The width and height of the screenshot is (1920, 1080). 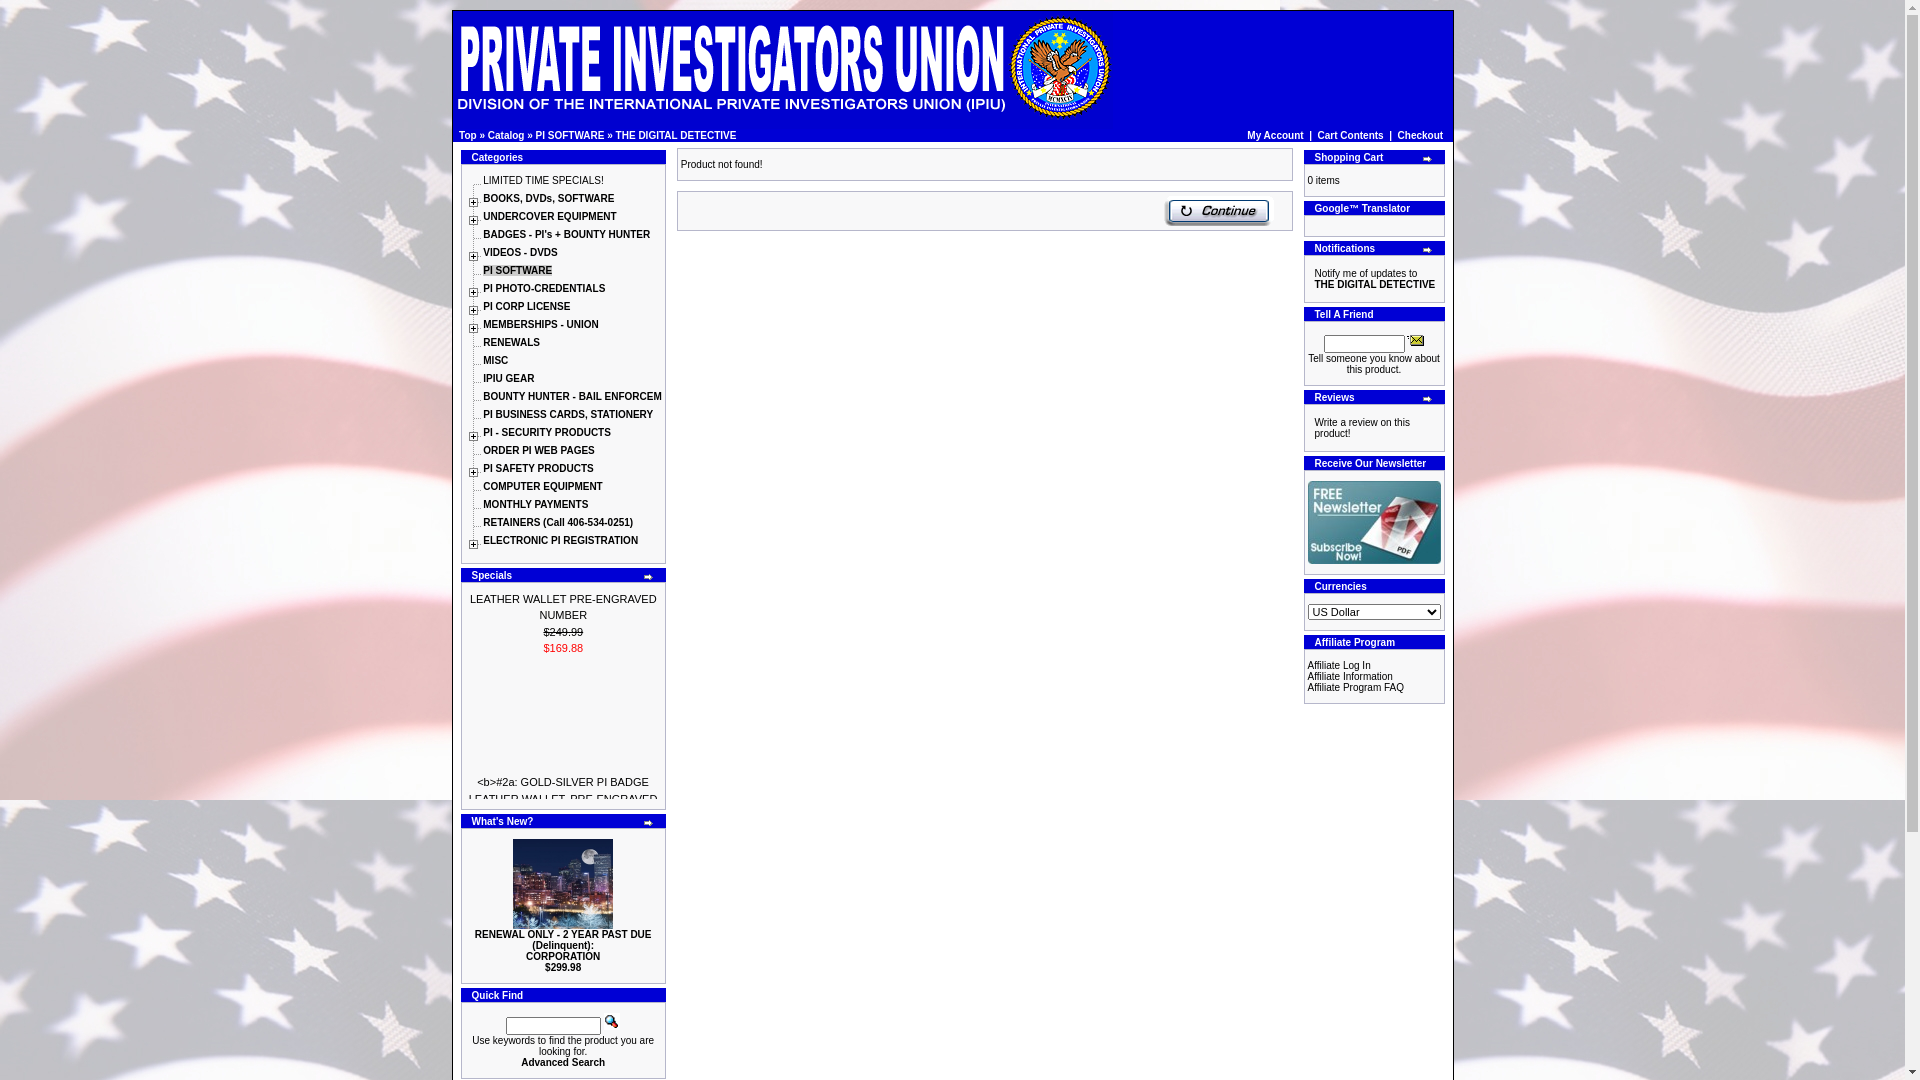 I want to click on 'Cart Contents', so click(x=1350, y=135).